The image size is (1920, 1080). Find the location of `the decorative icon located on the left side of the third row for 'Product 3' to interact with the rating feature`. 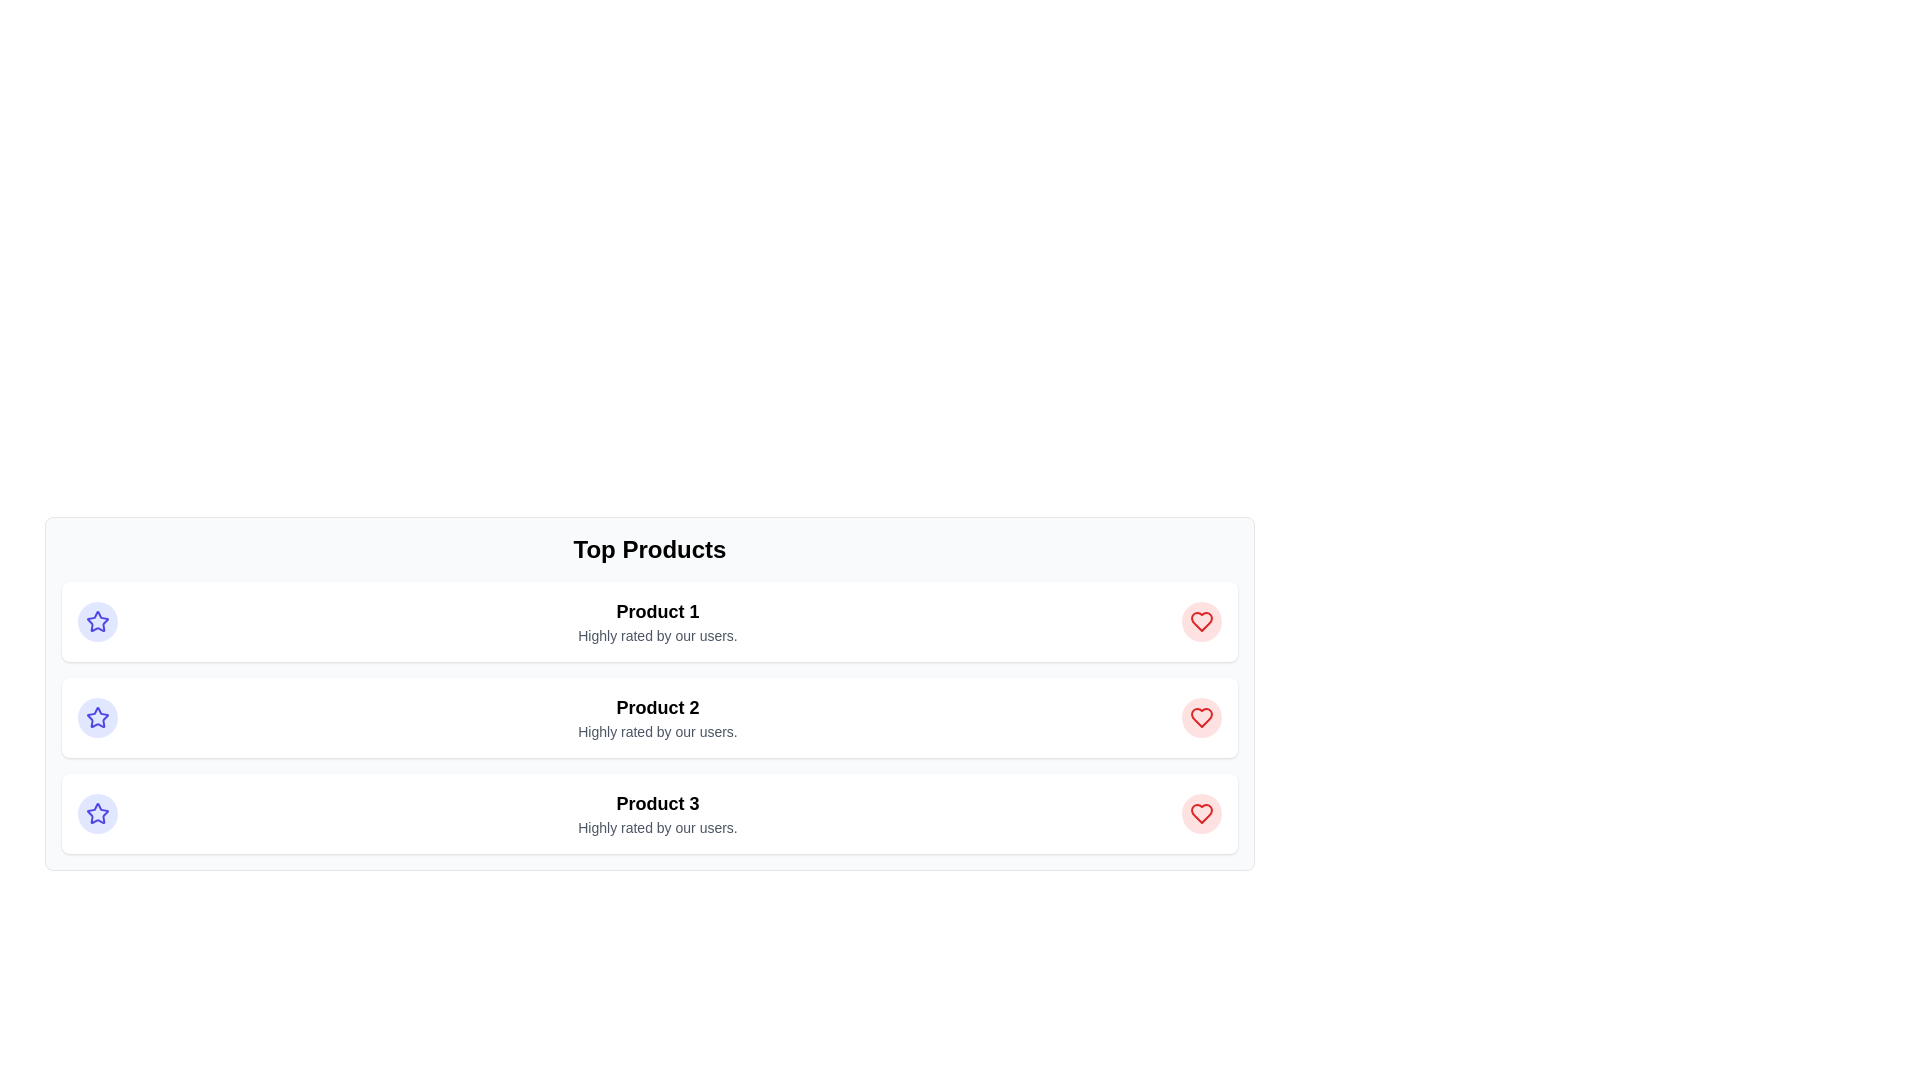

the decorative icon located on the left side of the third row for 'Product 3' to interact with the rating feature is located at coordinates (96, 813).